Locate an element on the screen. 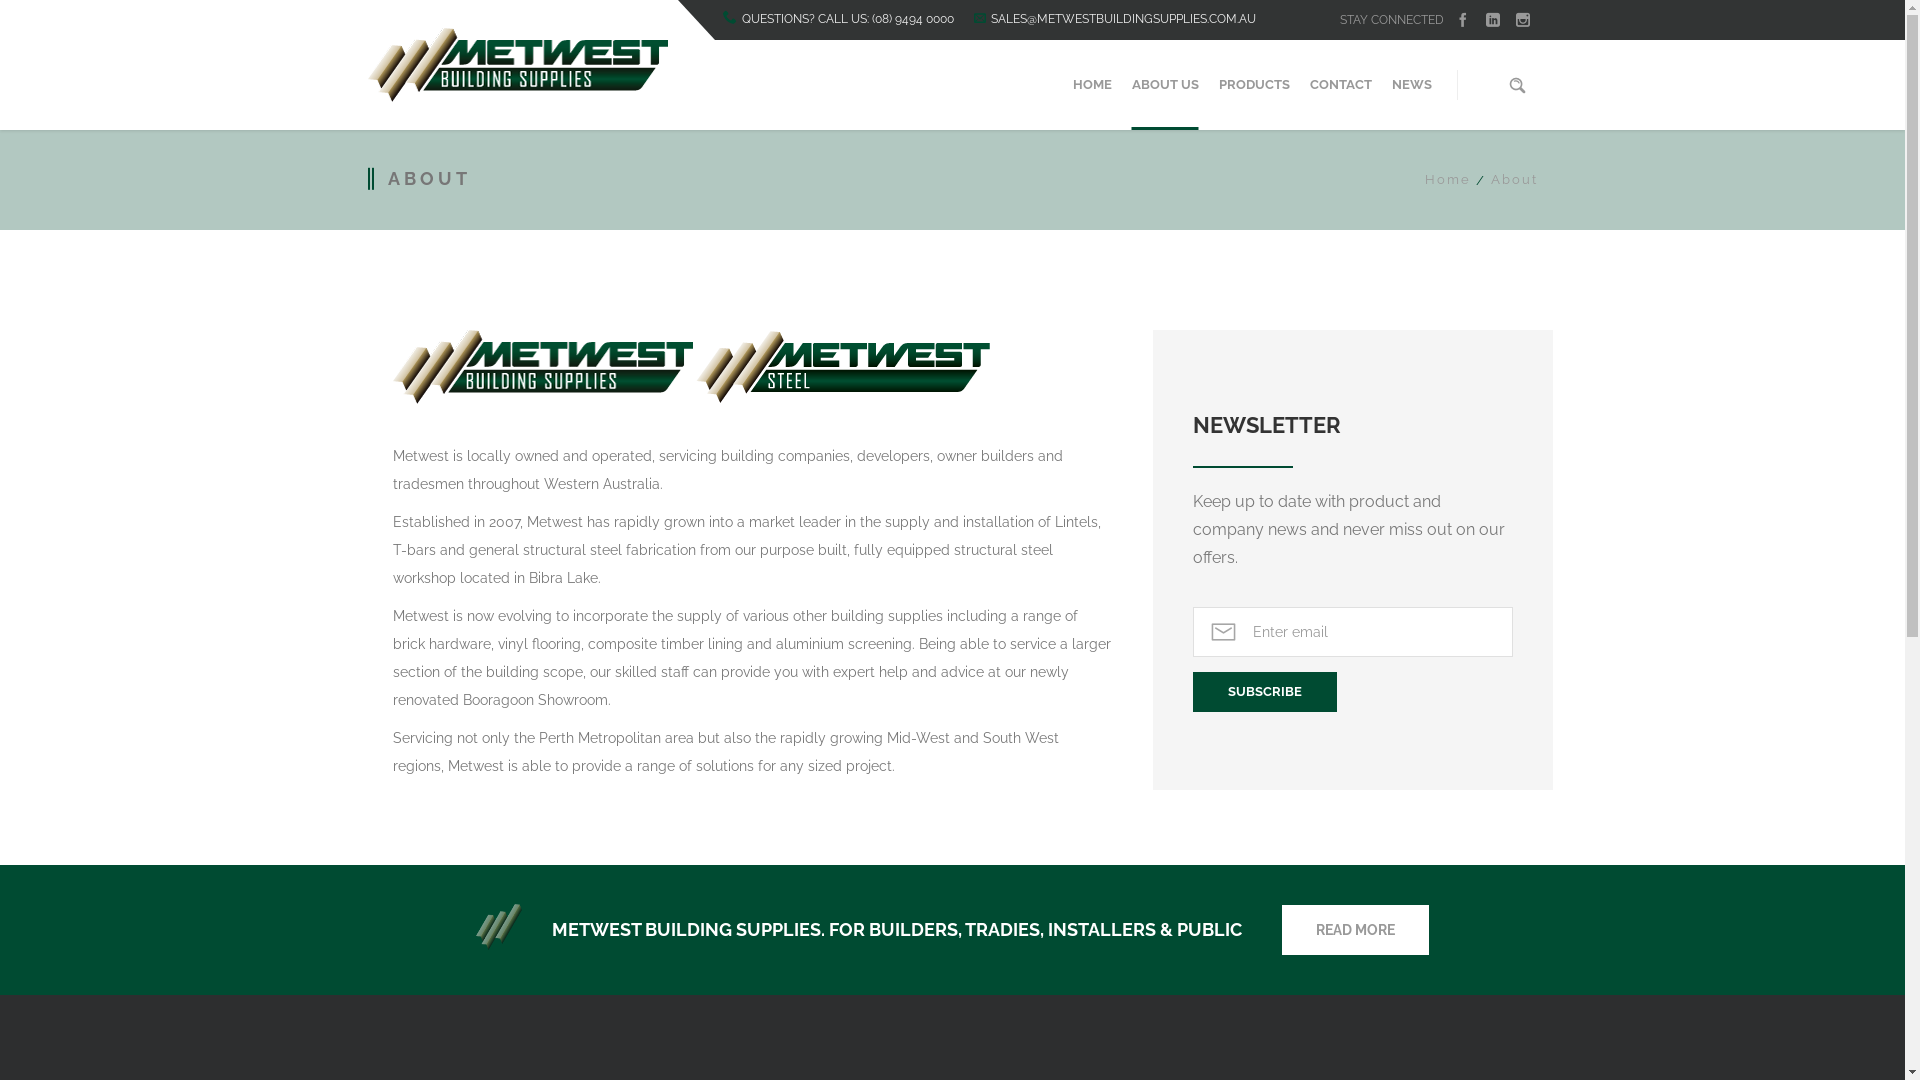 The width and height of the screenshot is (1920, 1080). 'READ MORE' is located at coordinates (1355, 929).